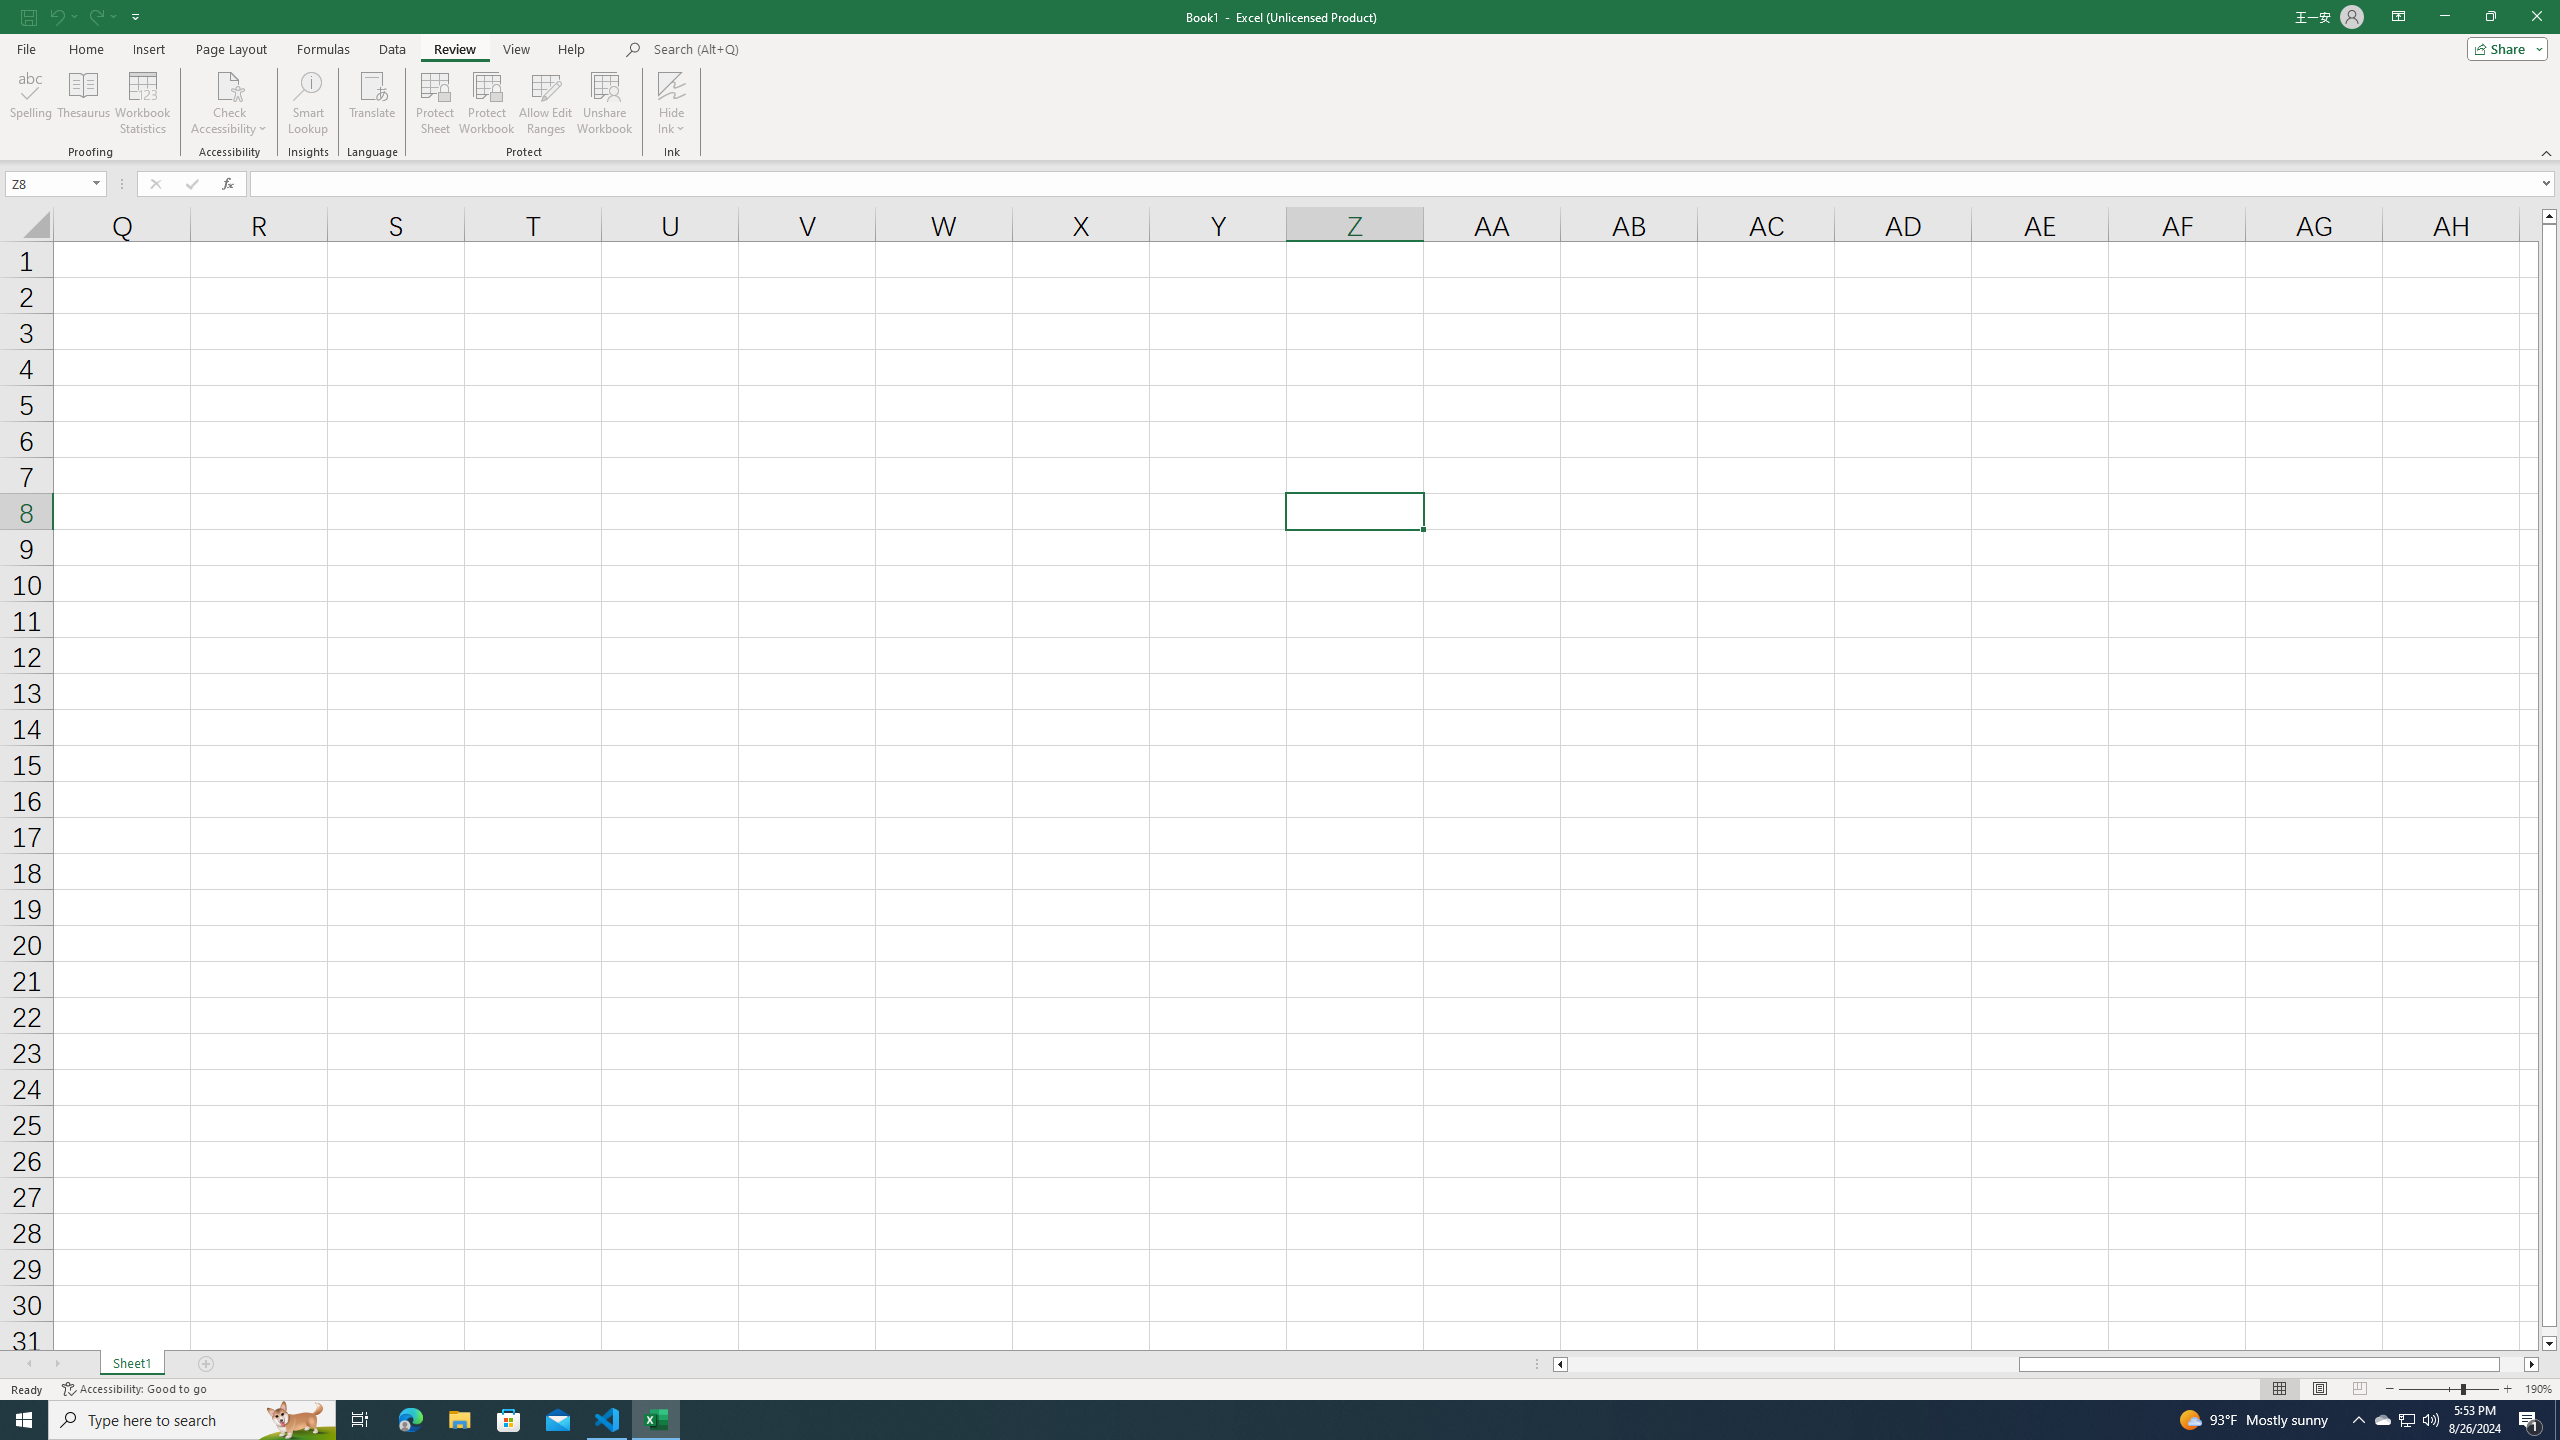 The width and height of the screenshot is (2560, 1440). I want to click on 'Review', so click(453, 49).